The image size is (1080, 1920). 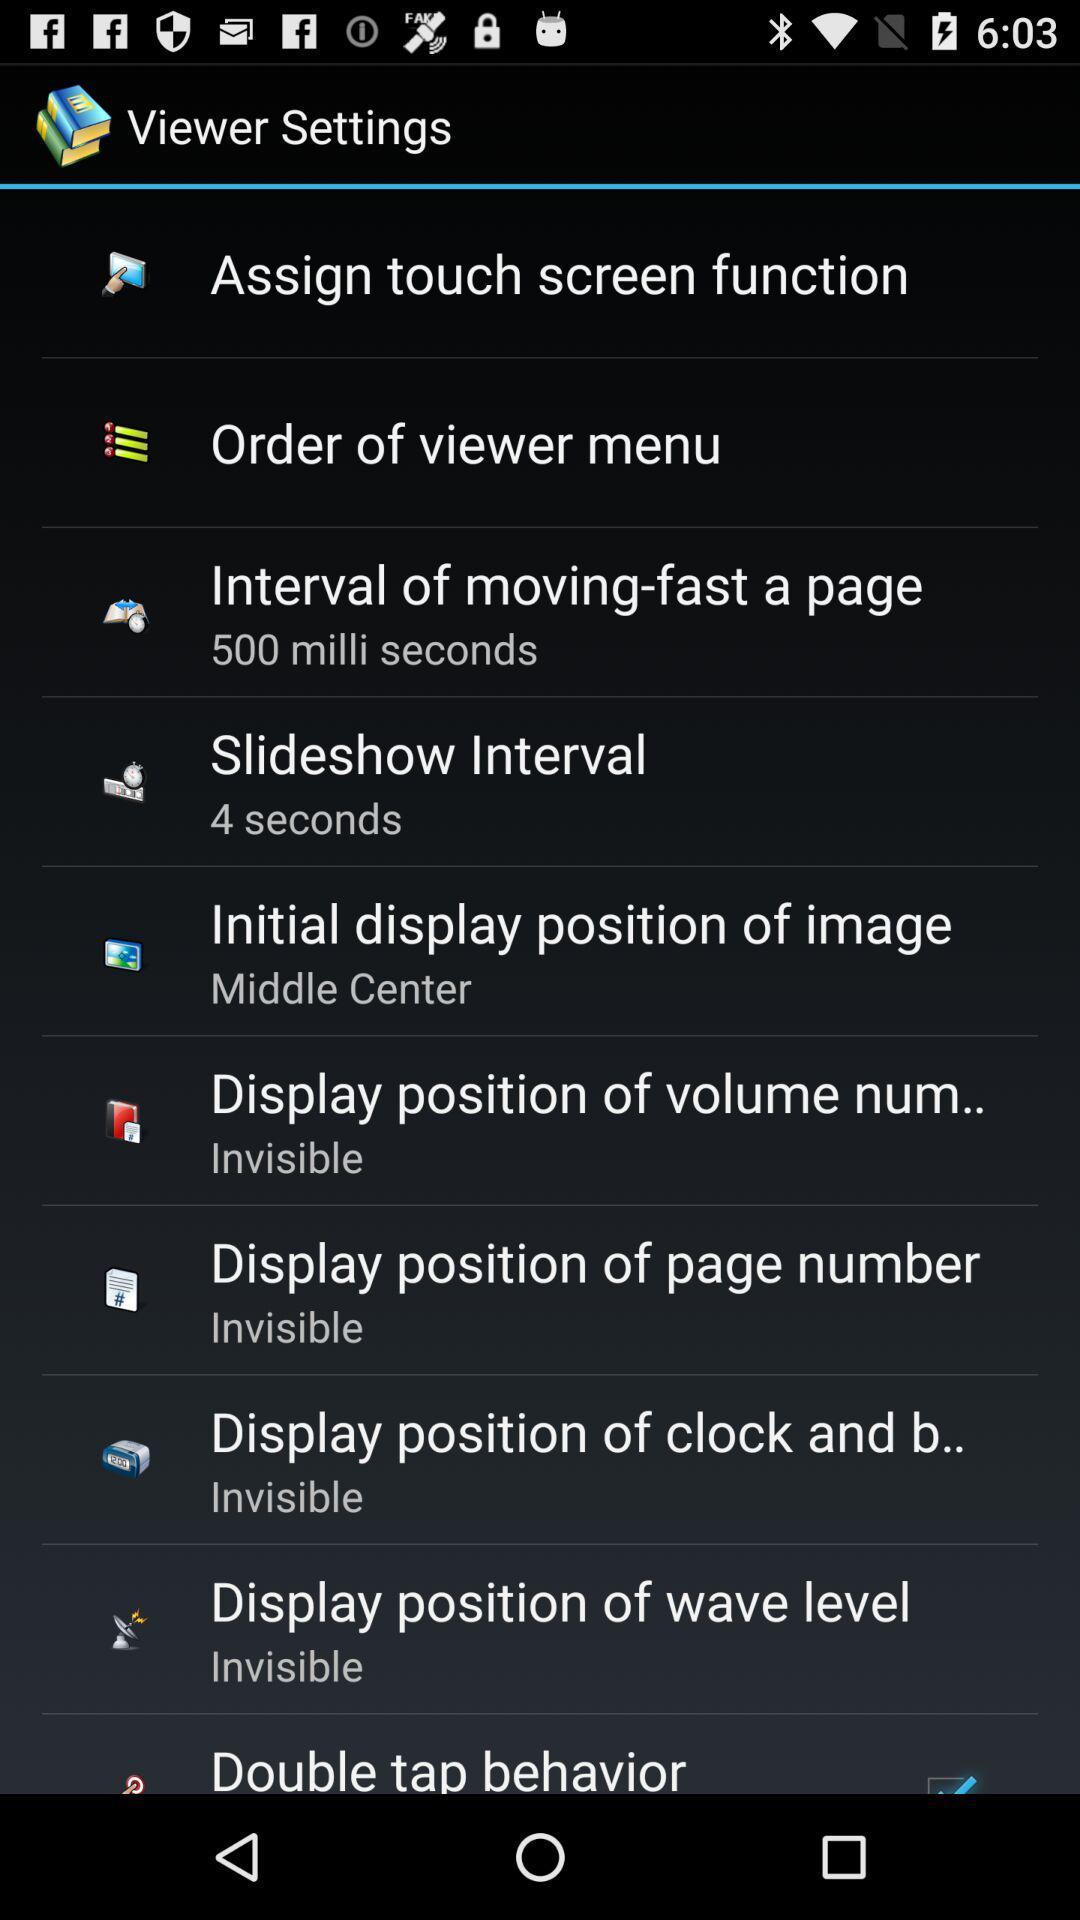 I want to click on the icon above initial display position icon, so click(x=306, y=817).